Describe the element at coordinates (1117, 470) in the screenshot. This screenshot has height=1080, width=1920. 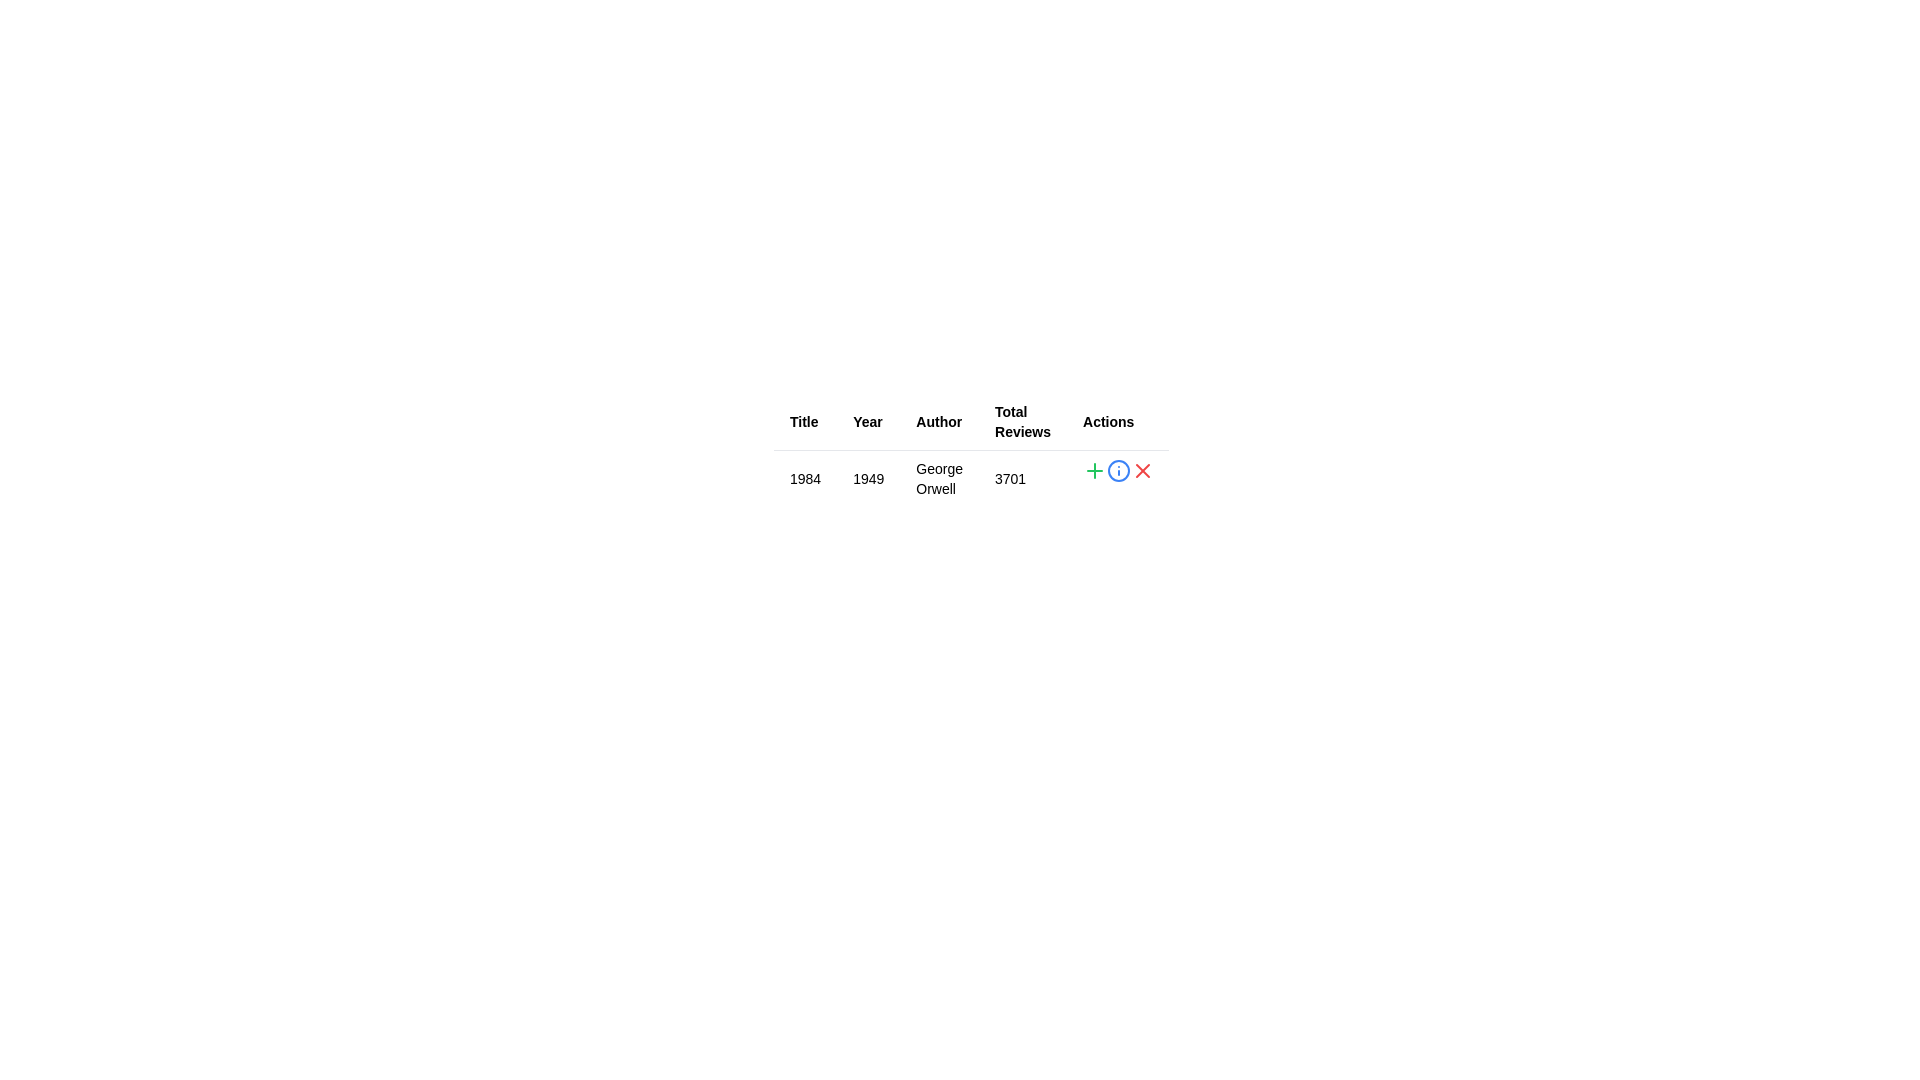
I see `the 'Info' icon located in the 'Actions' column of the data table` at that location.